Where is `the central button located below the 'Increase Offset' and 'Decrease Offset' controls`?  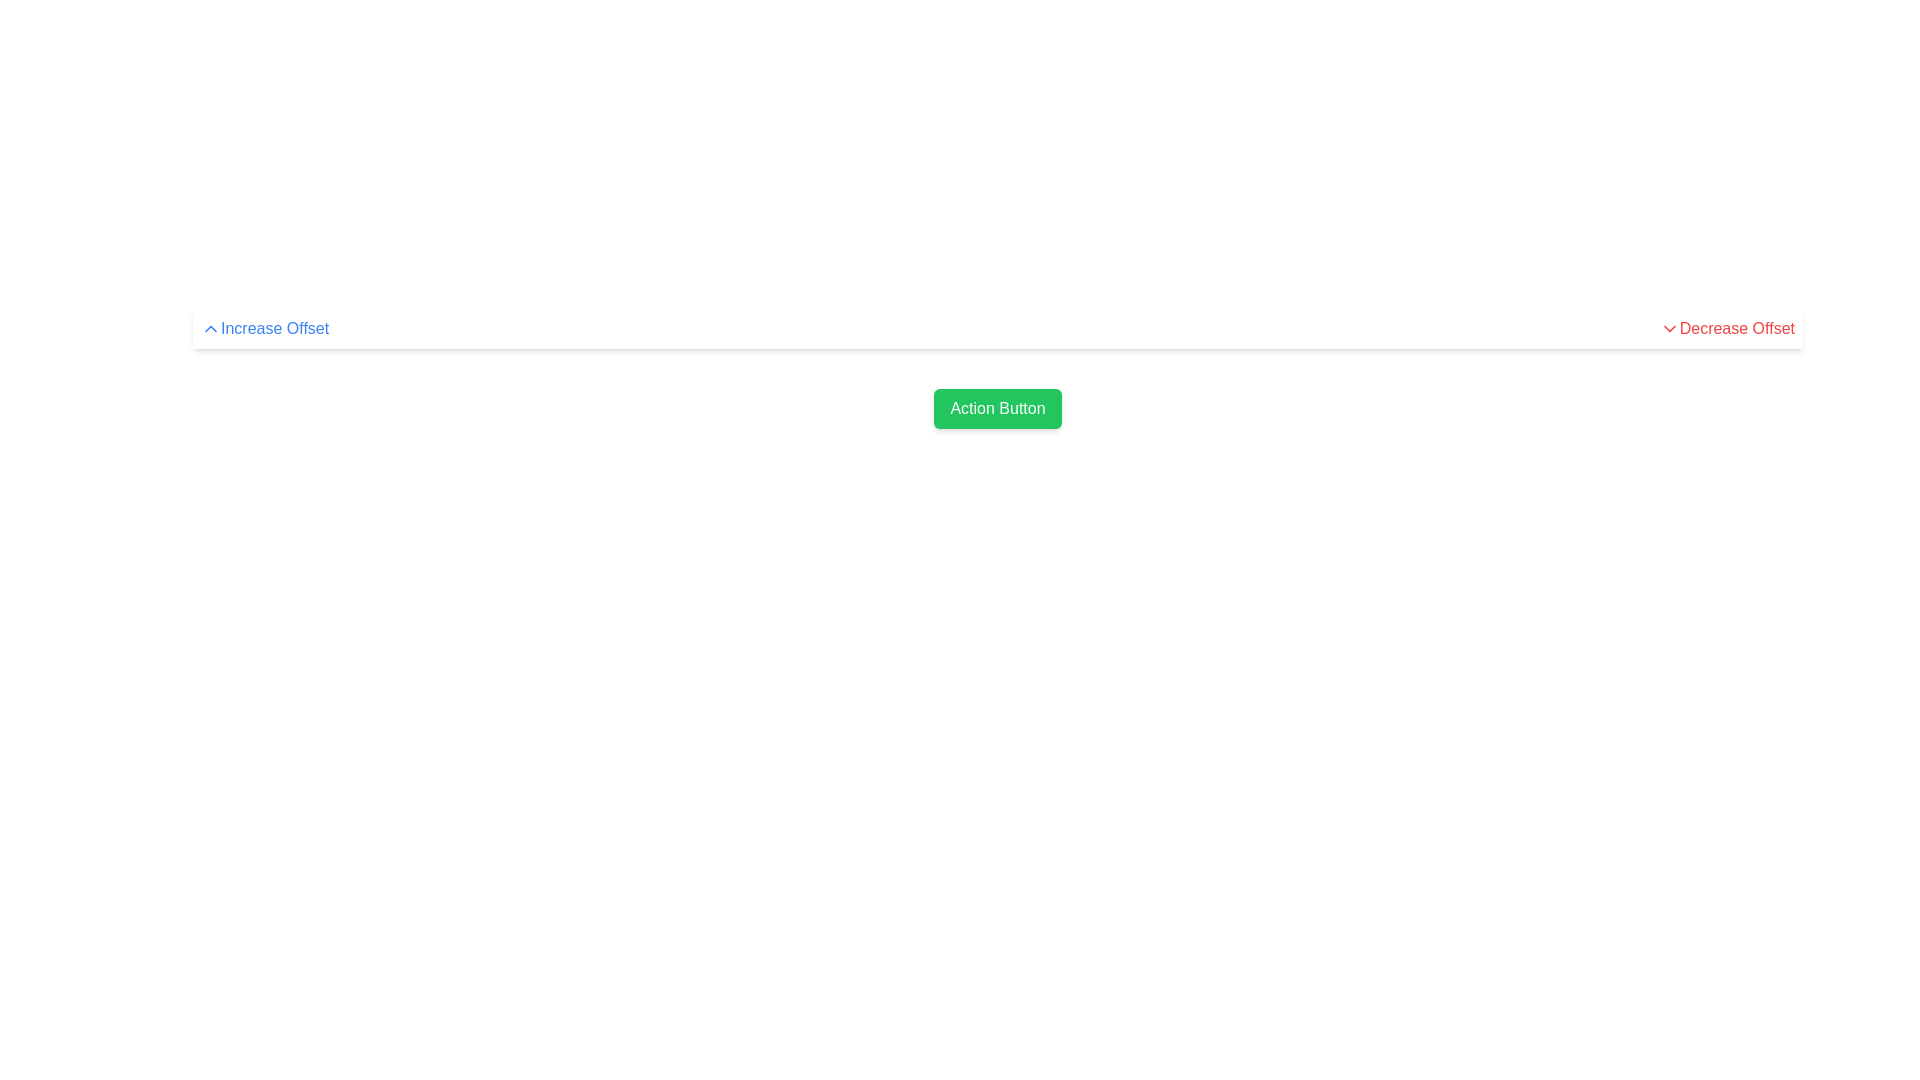 the central button located below the 'Increase Offset' and 'Decrease Offset' controls is located at coordinates (998, 407).